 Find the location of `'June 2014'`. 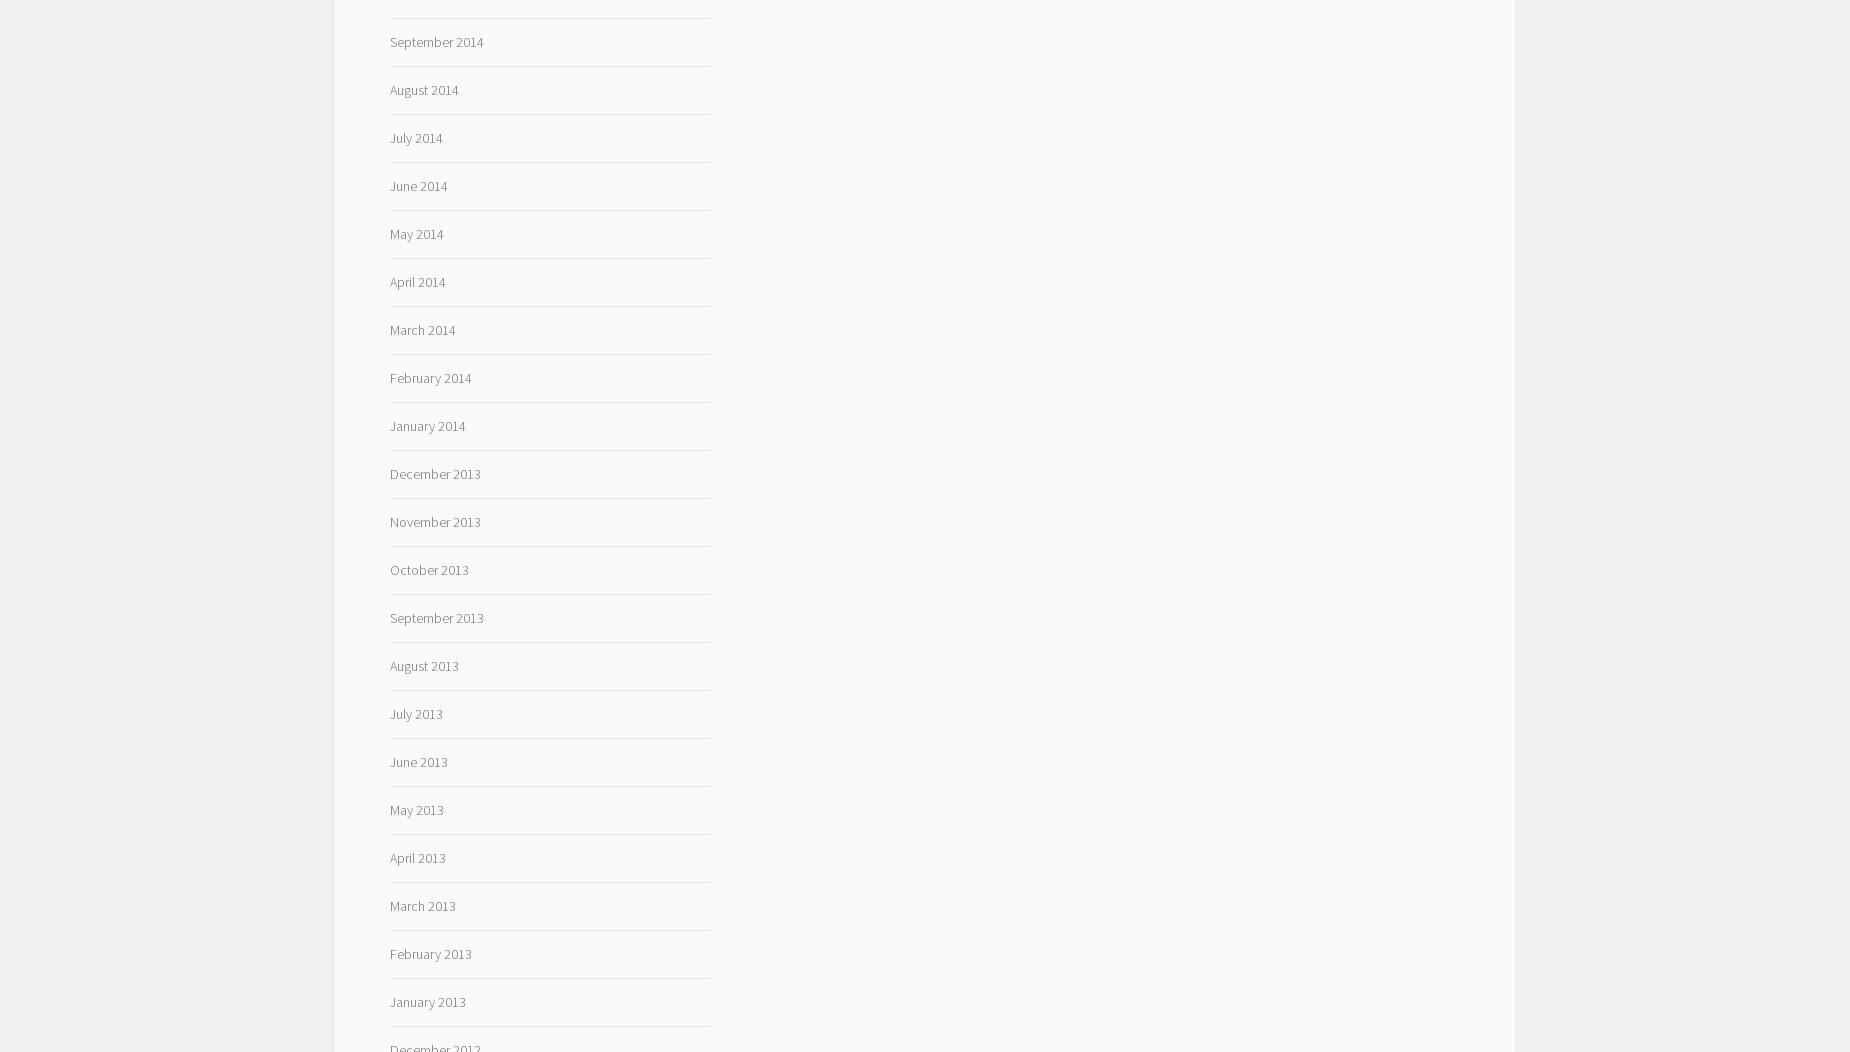

'June 2014' is located at coordinates (388, 185).